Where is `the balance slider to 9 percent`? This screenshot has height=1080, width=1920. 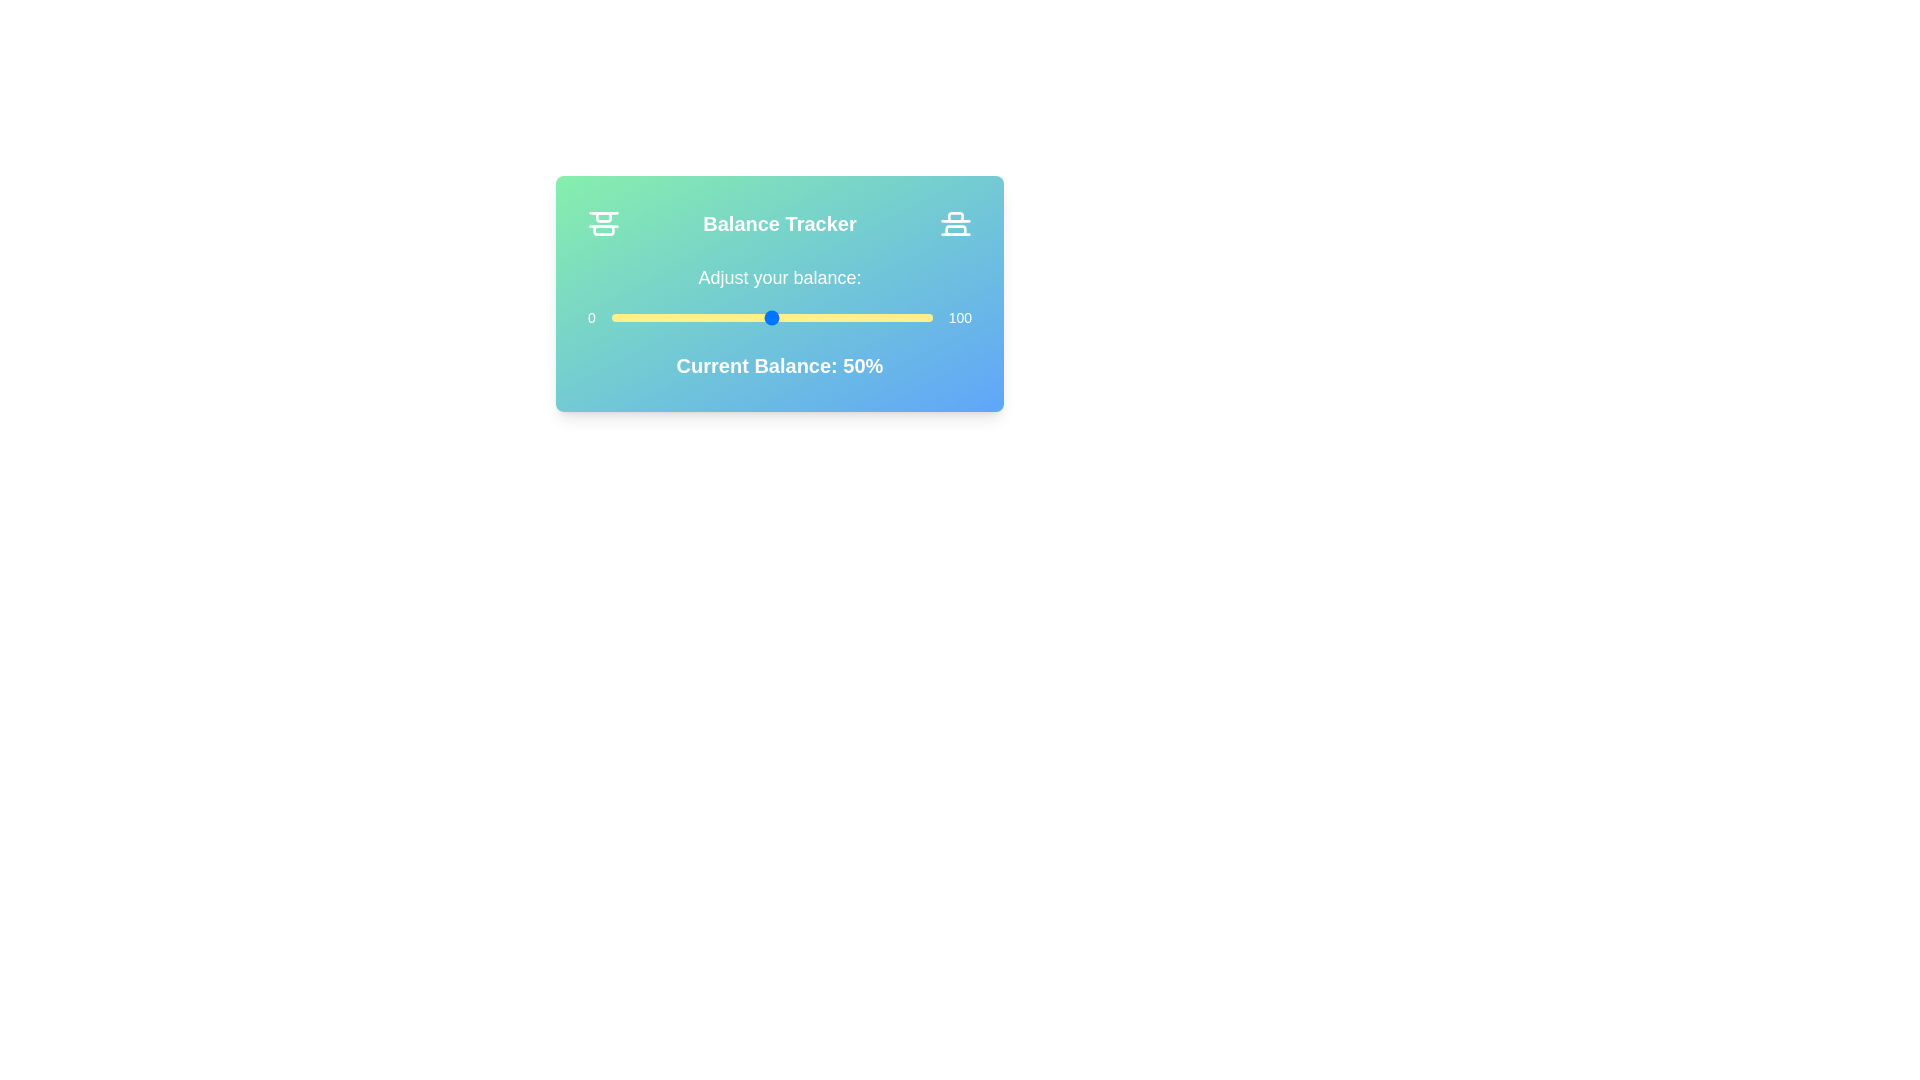 the balance slider to 9 percent is located at coordinates (640, 316).